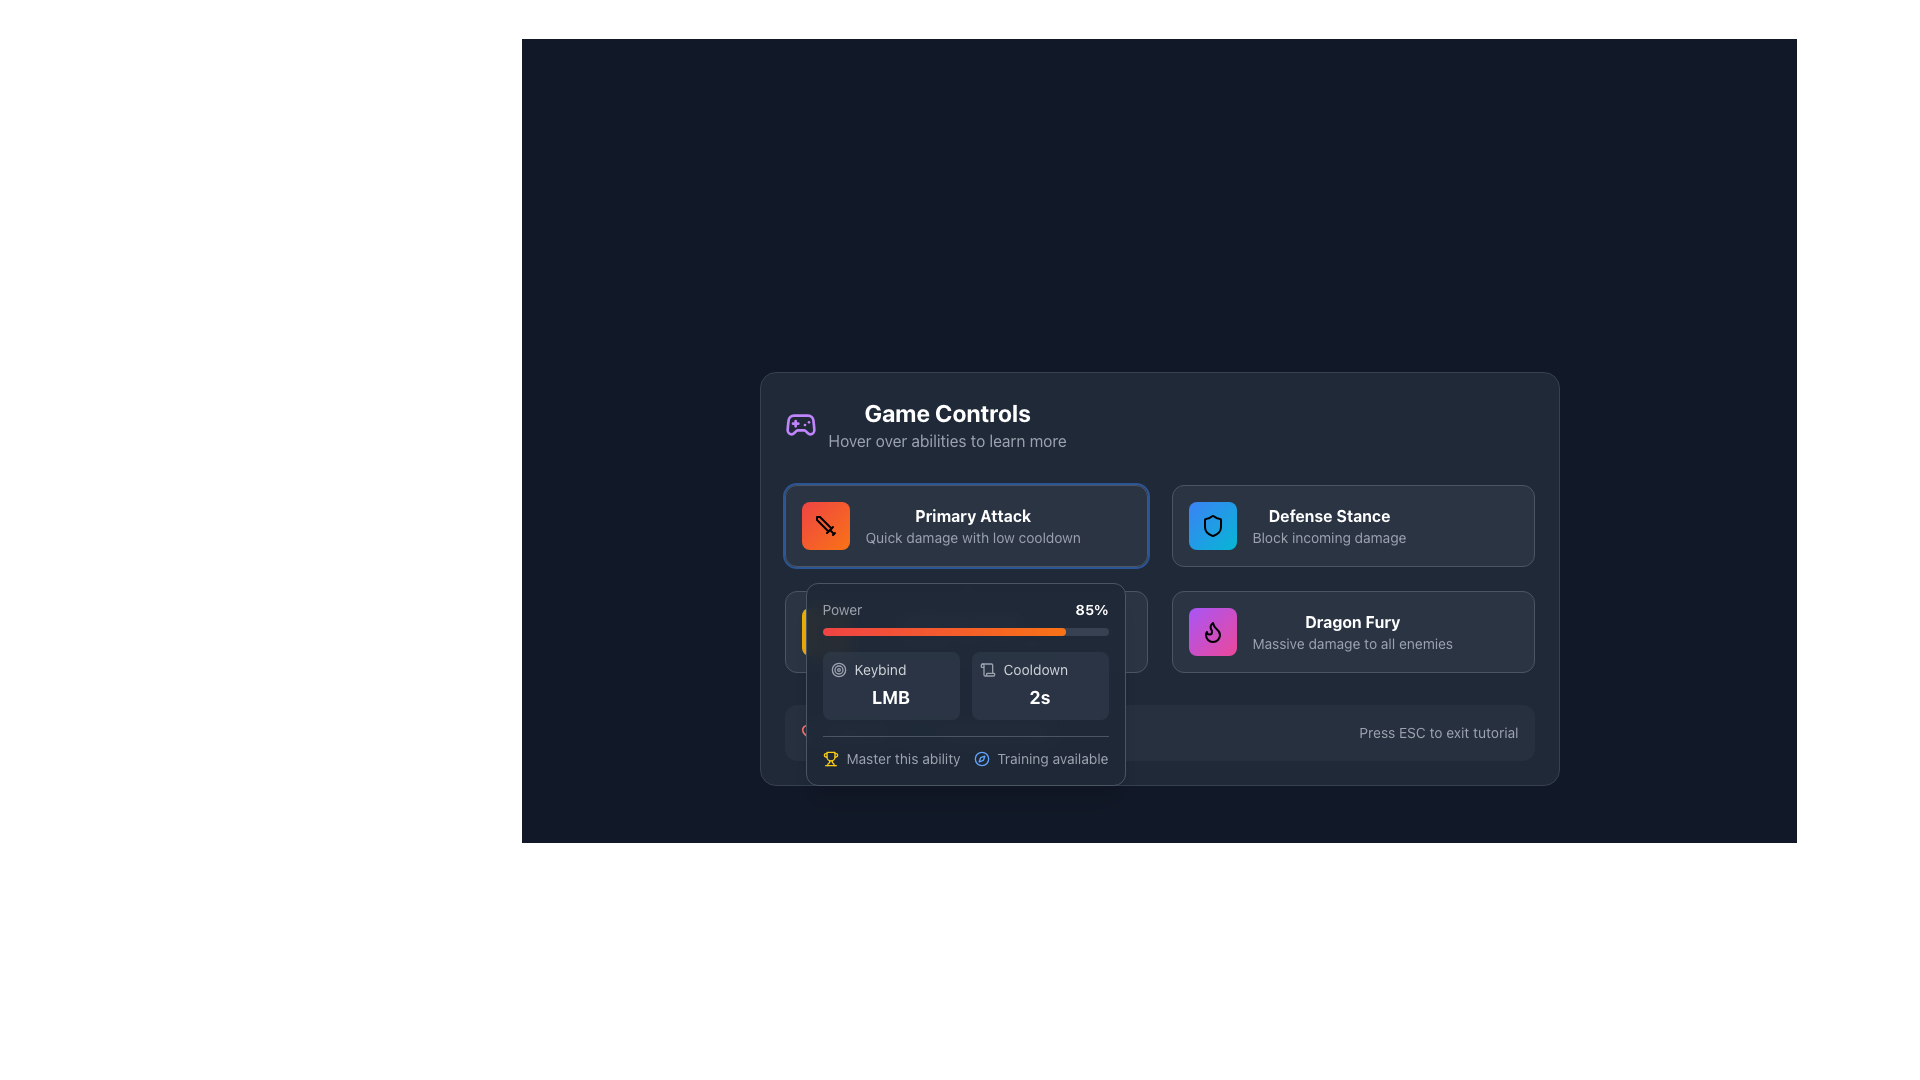 This screenshot has height=1080, width=1920. Describe the element at coordinates (965, 682) in the screenshot. I see `the informative display component that provides detailed information about a specific ability or feature, including its power level, keybind, cooldown time, and training status` at that location.